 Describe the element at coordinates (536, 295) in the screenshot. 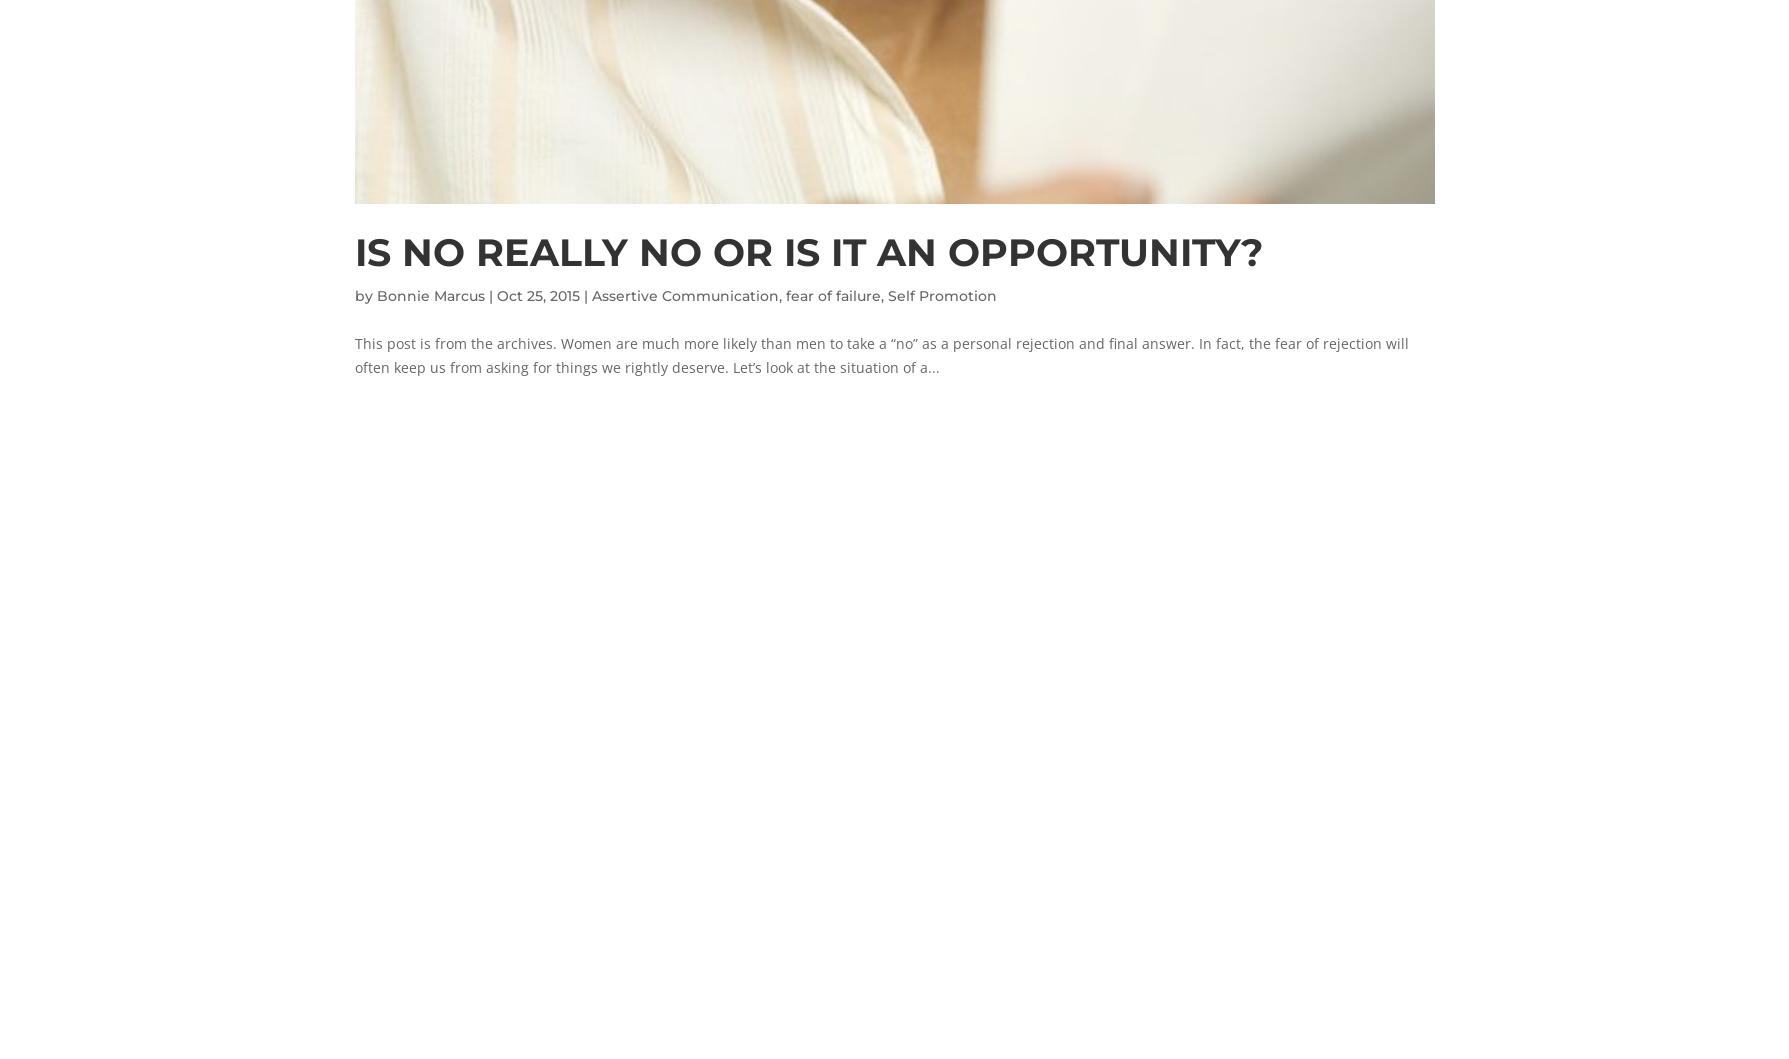

I see `'Oct 25, 2015'` at that location.